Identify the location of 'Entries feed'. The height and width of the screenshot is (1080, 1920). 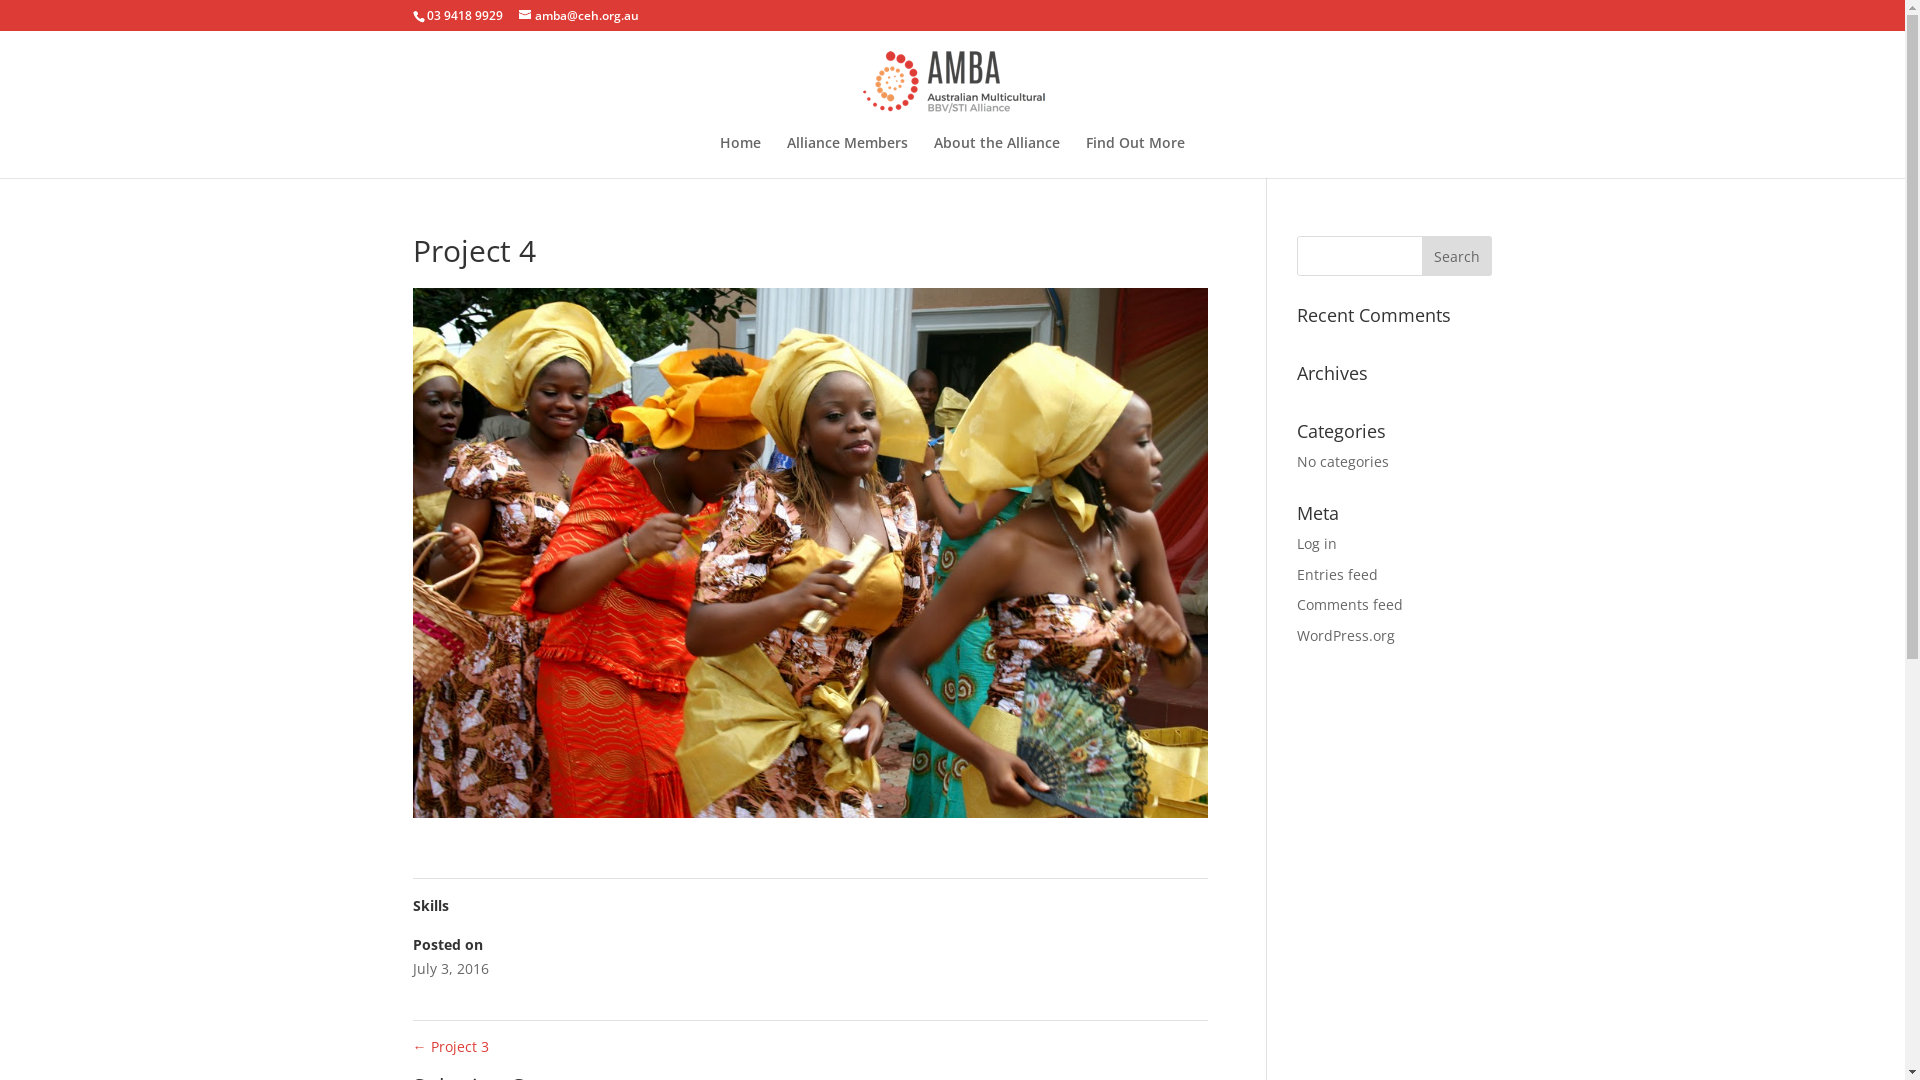
(1337, 574).